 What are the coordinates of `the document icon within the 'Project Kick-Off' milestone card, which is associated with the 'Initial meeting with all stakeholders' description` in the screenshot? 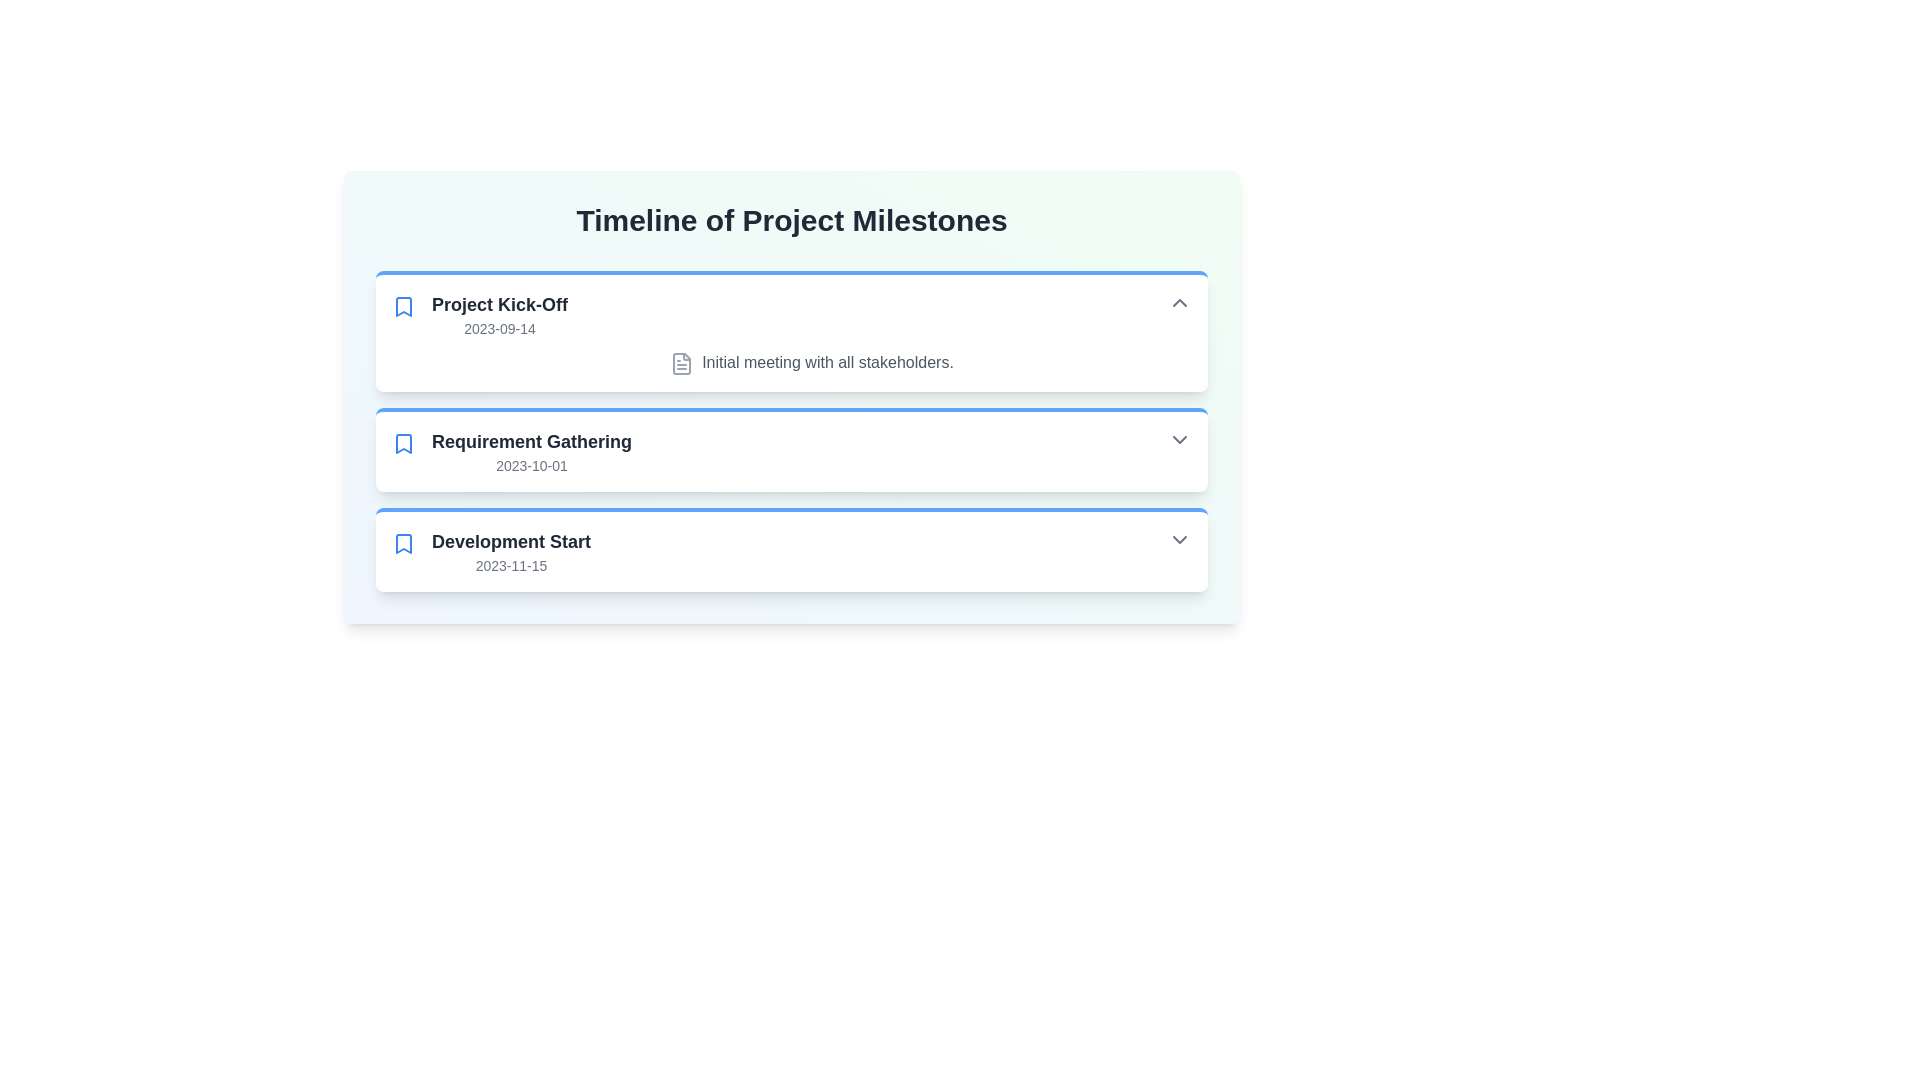 It's located at (682, 363).